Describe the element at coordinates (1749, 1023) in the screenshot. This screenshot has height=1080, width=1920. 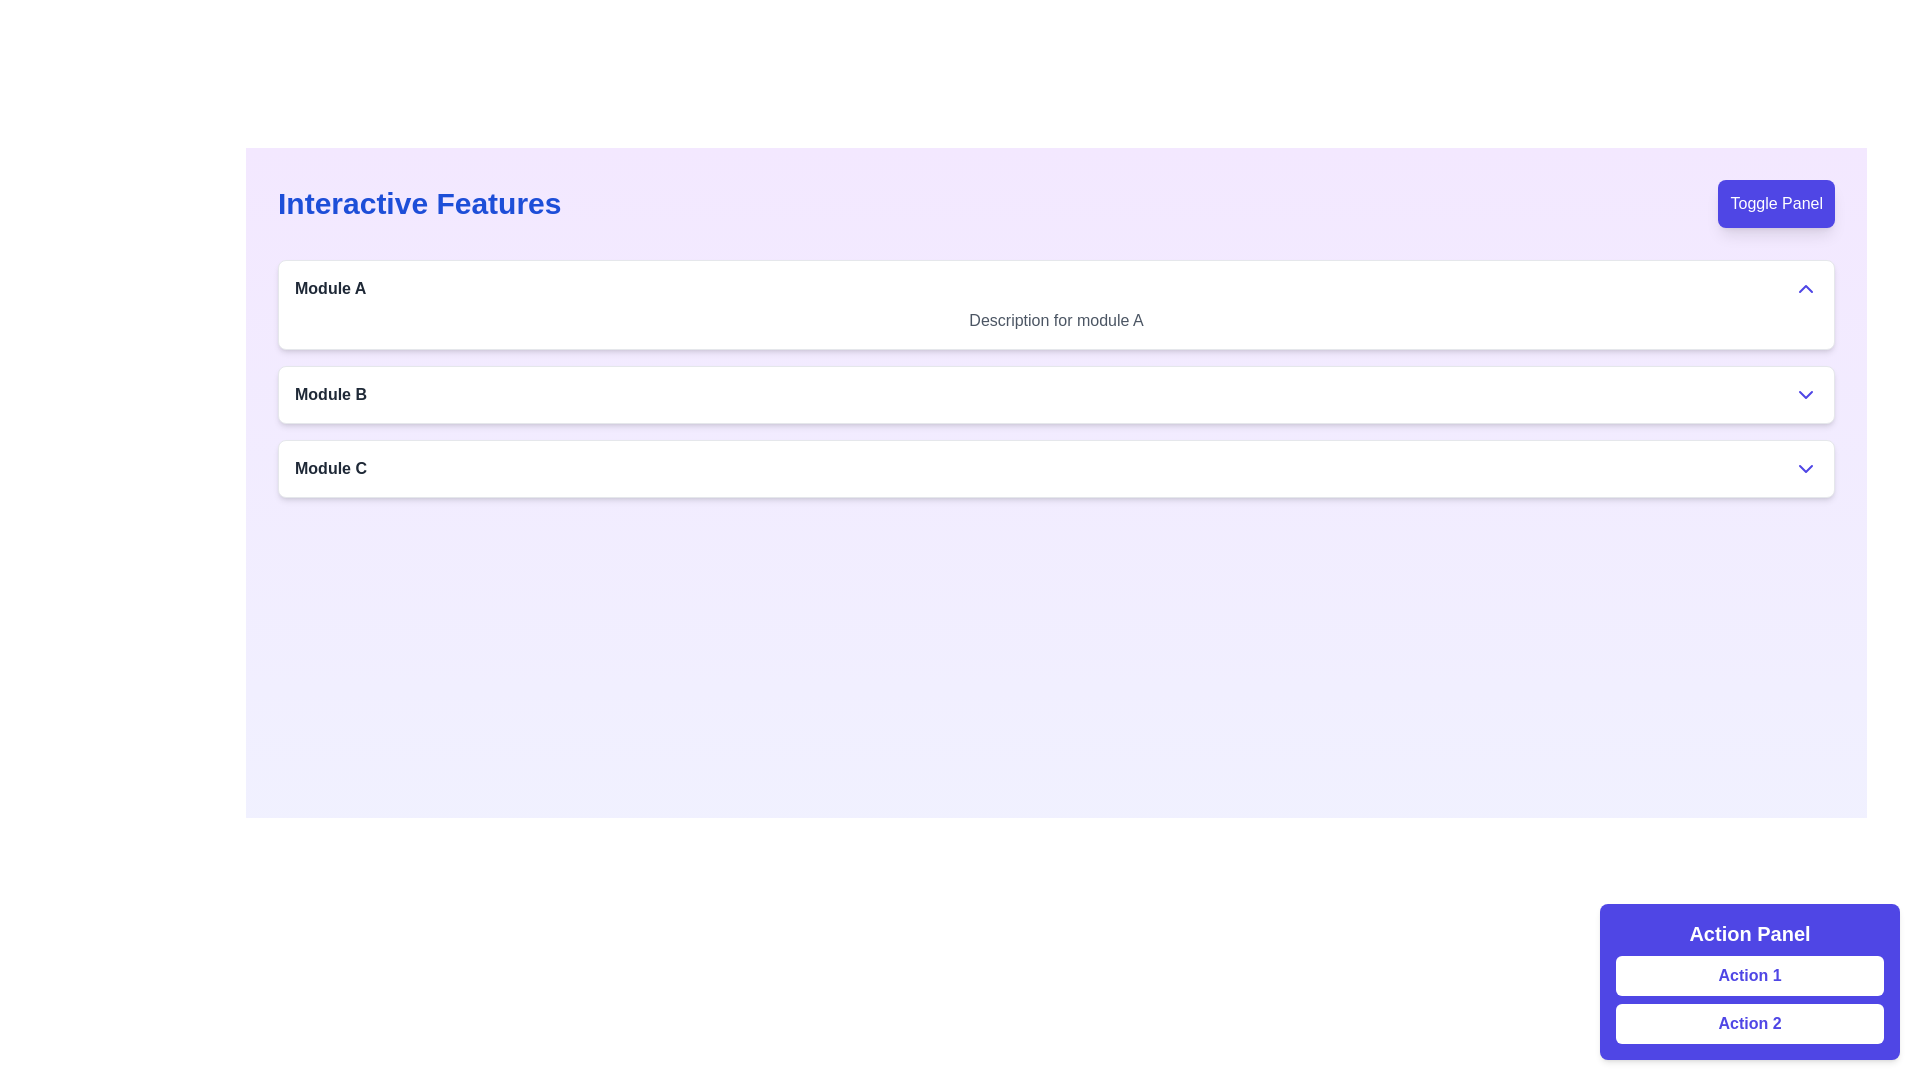
I see `the rectangular button labeled 'Action 2' with a white background and blue text` at that location.